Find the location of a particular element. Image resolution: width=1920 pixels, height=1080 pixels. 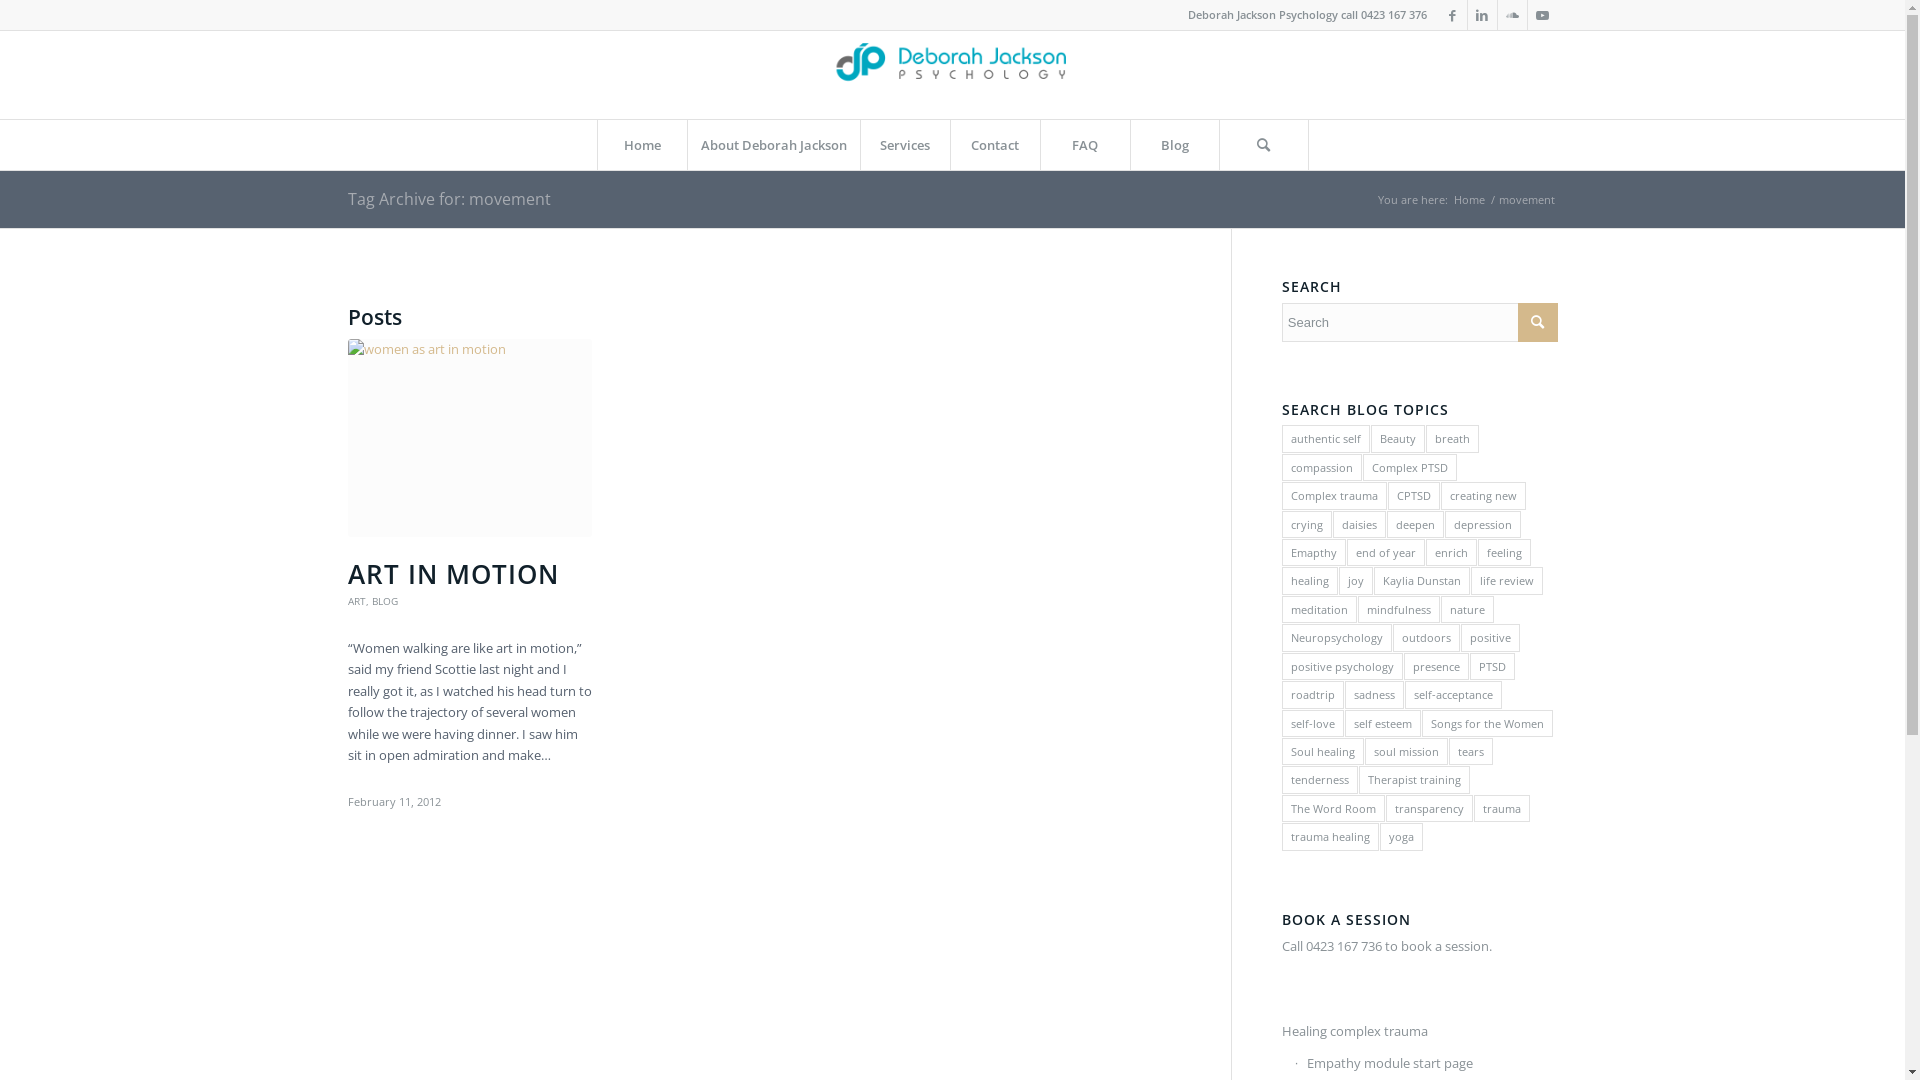

'Complex trauma' is located at coordinates (1334, 495).